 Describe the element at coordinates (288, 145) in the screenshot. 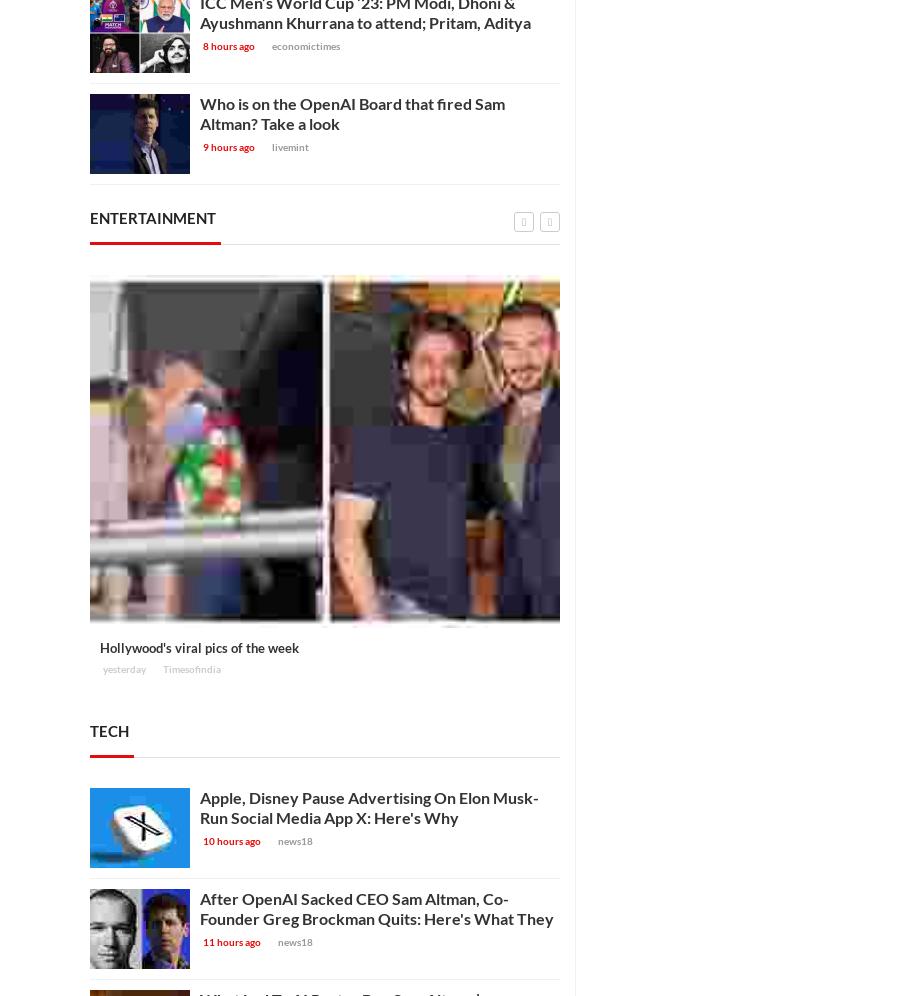

I see `'livemint'` at that location.